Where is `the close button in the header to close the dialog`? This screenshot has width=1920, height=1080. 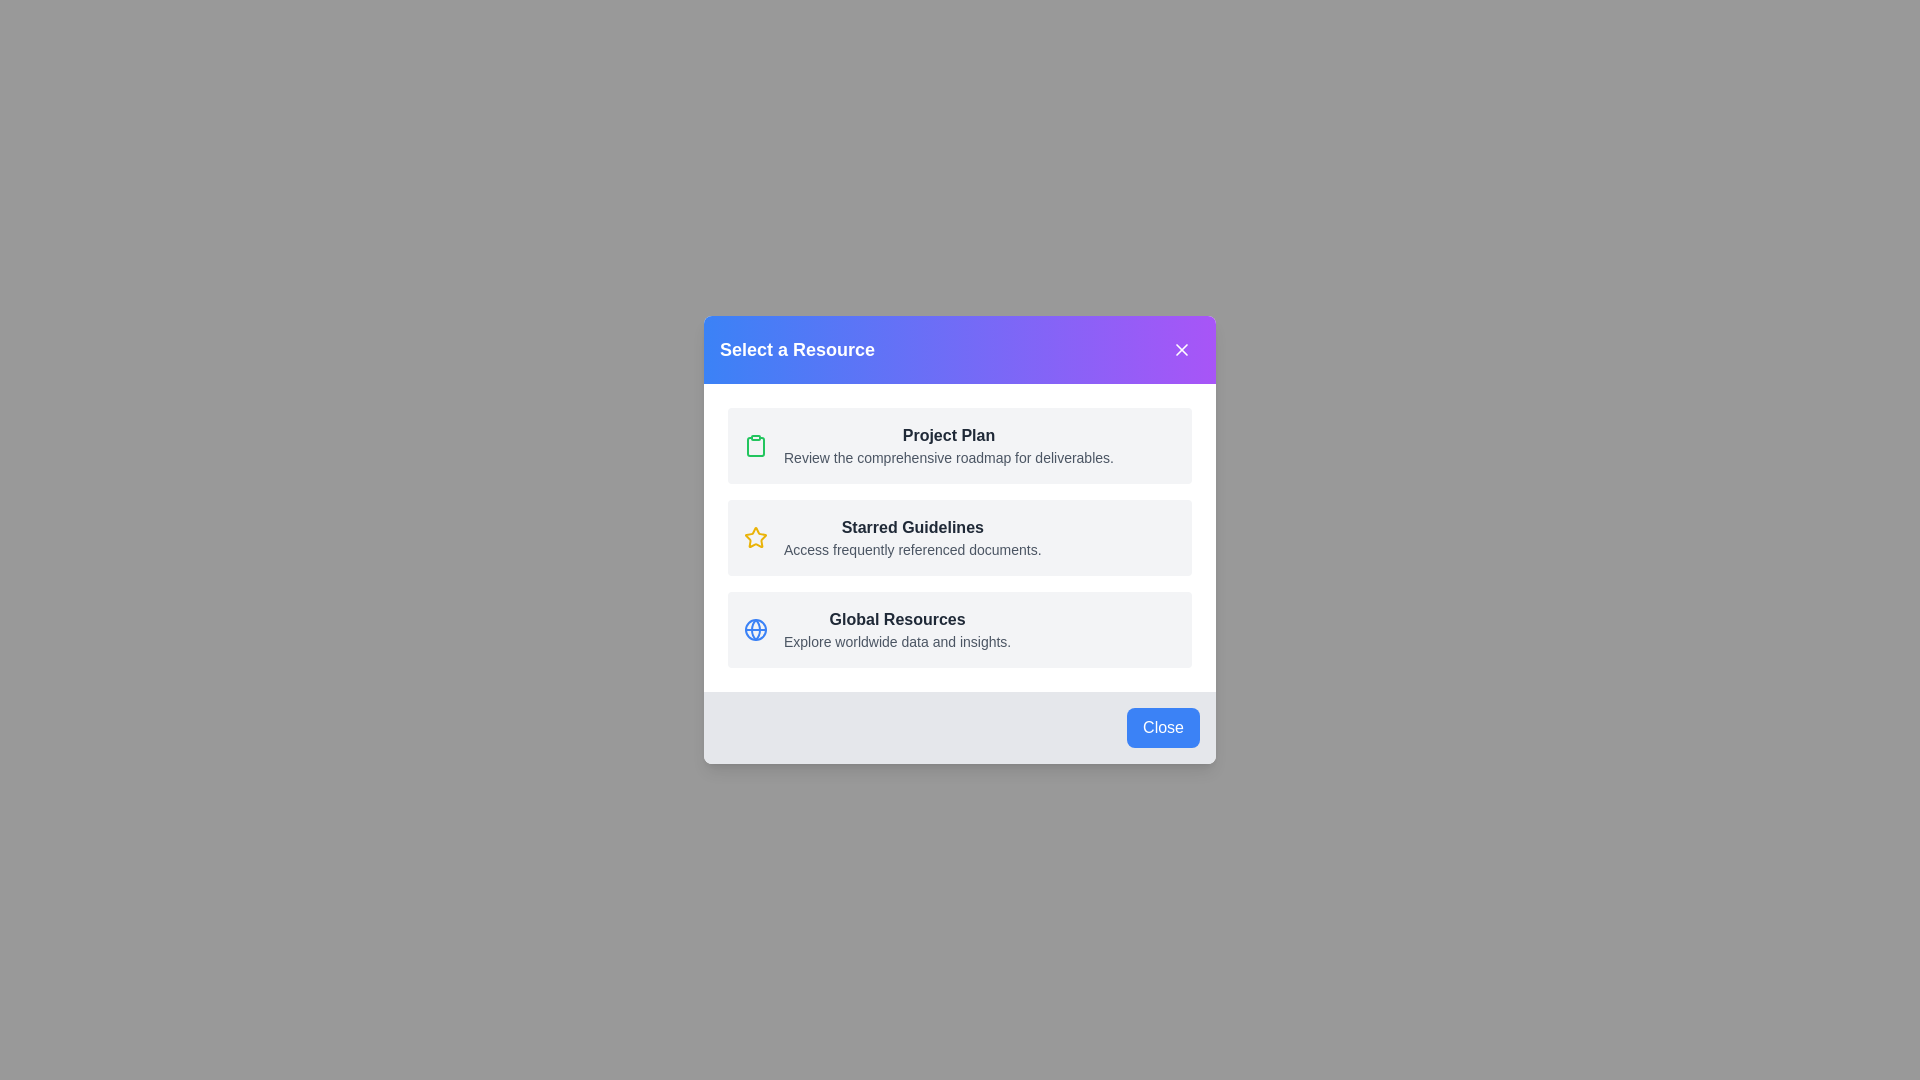
the close button in the header to close the dialog is located at coordinates (1181, 349).